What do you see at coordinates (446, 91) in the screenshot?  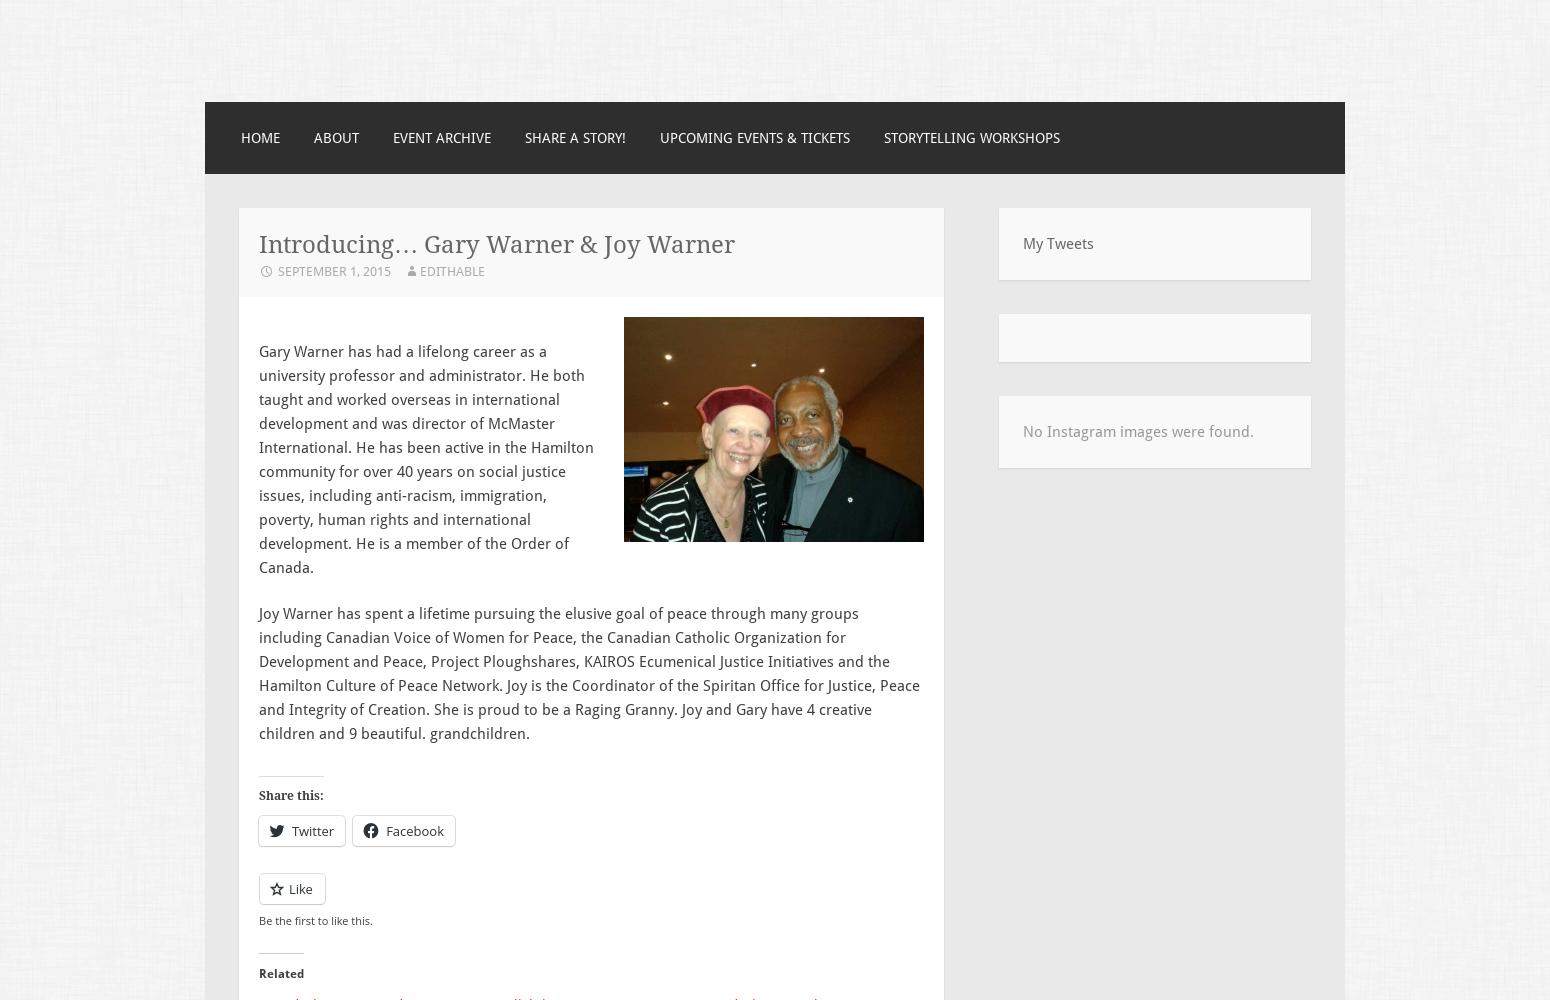 I see `'A storytelling event in Hamilton, Ontario.'` at bounding box center [446, 91].